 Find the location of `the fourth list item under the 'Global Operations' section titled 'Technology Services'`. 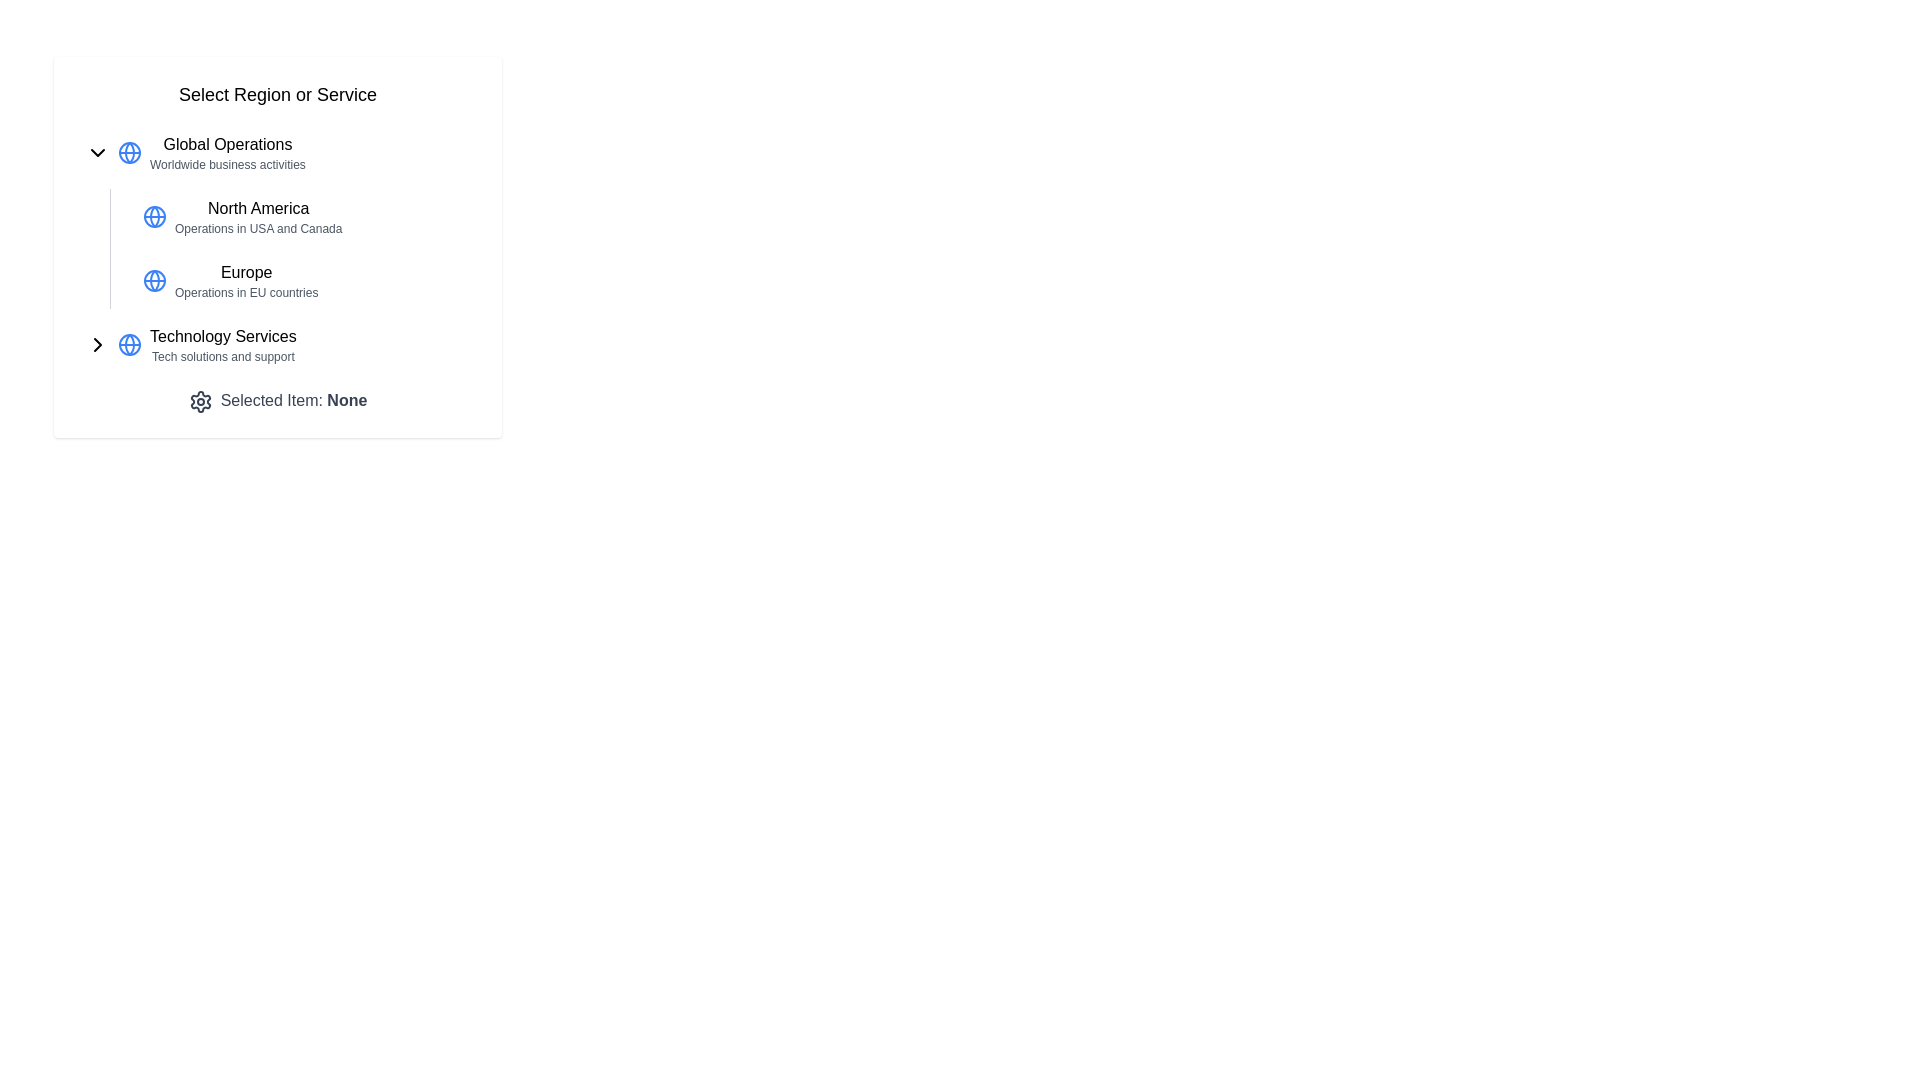

the fourth list item under the 'Global Operations' section titled 'Technology Services' is located at coordinates (277, 343).